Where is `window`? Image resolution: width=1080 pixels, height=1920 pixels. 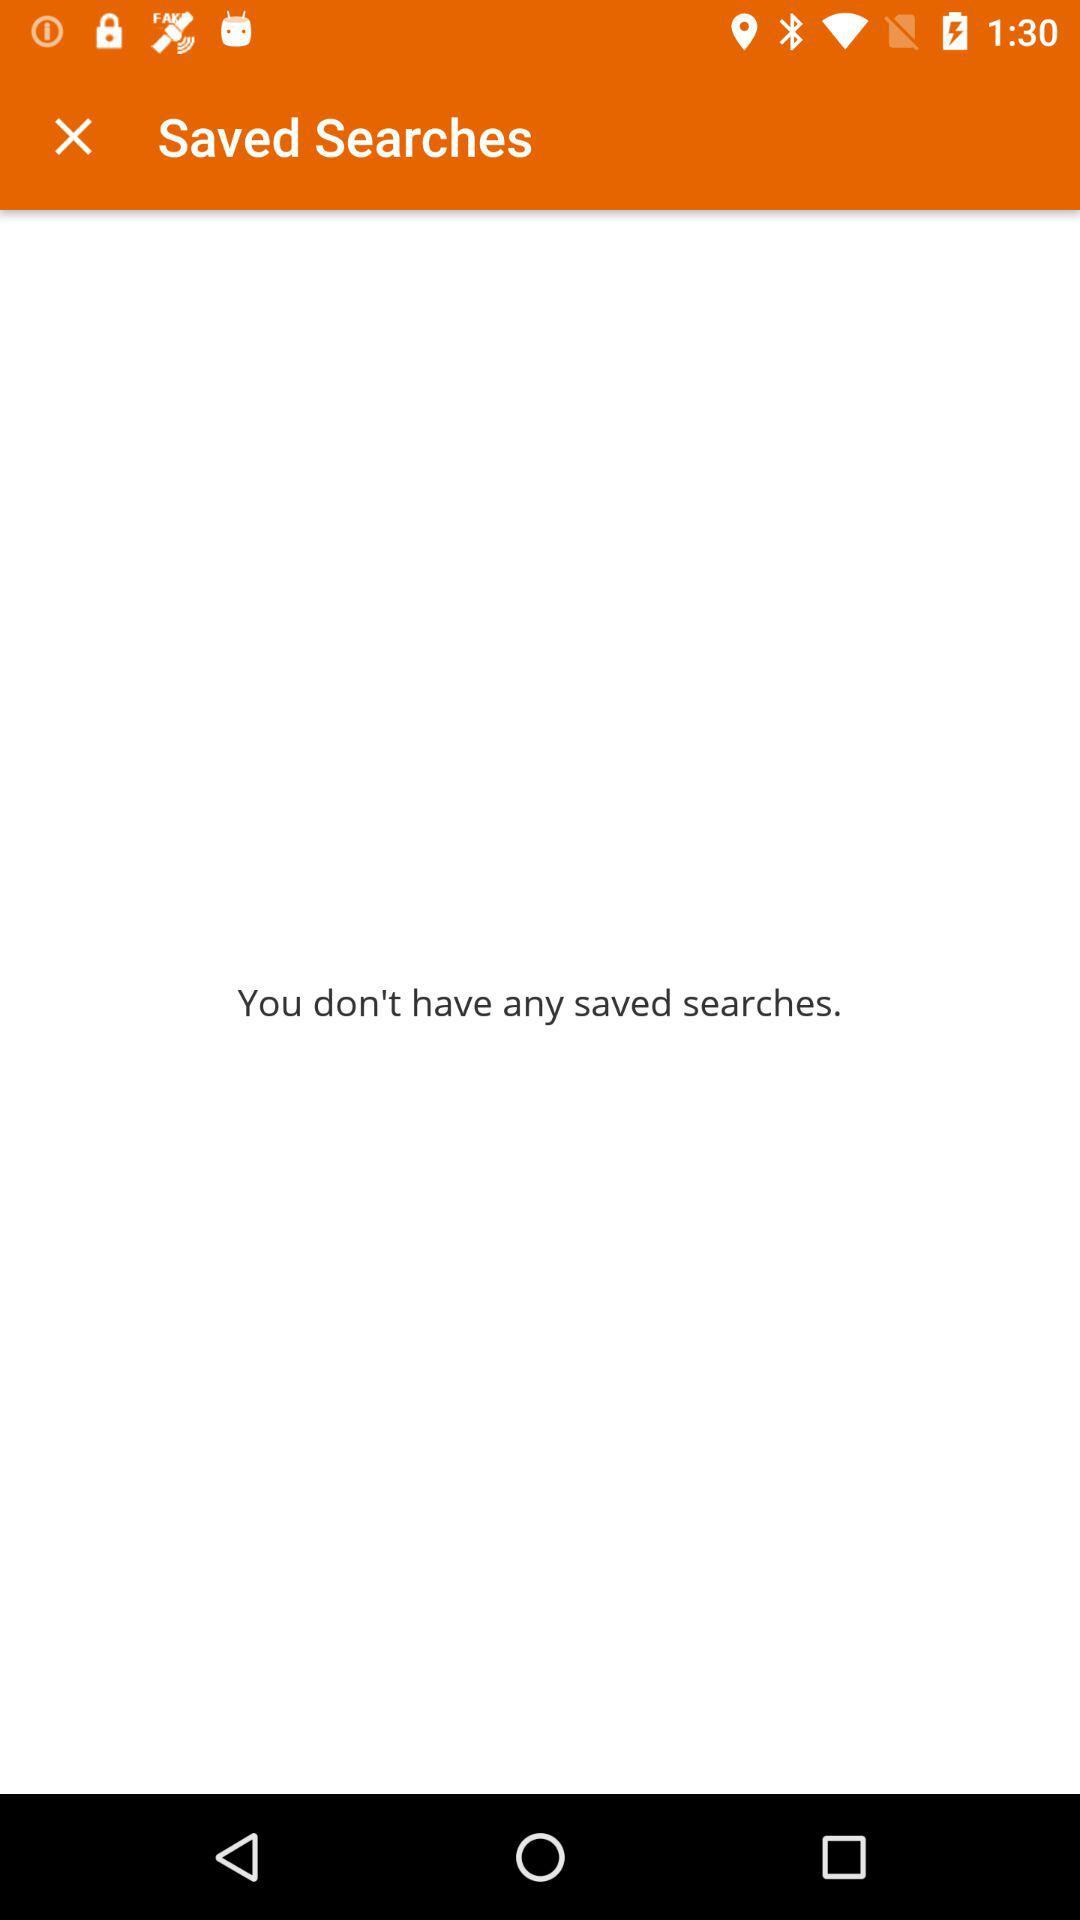 window is located at coordinates (72, 135).